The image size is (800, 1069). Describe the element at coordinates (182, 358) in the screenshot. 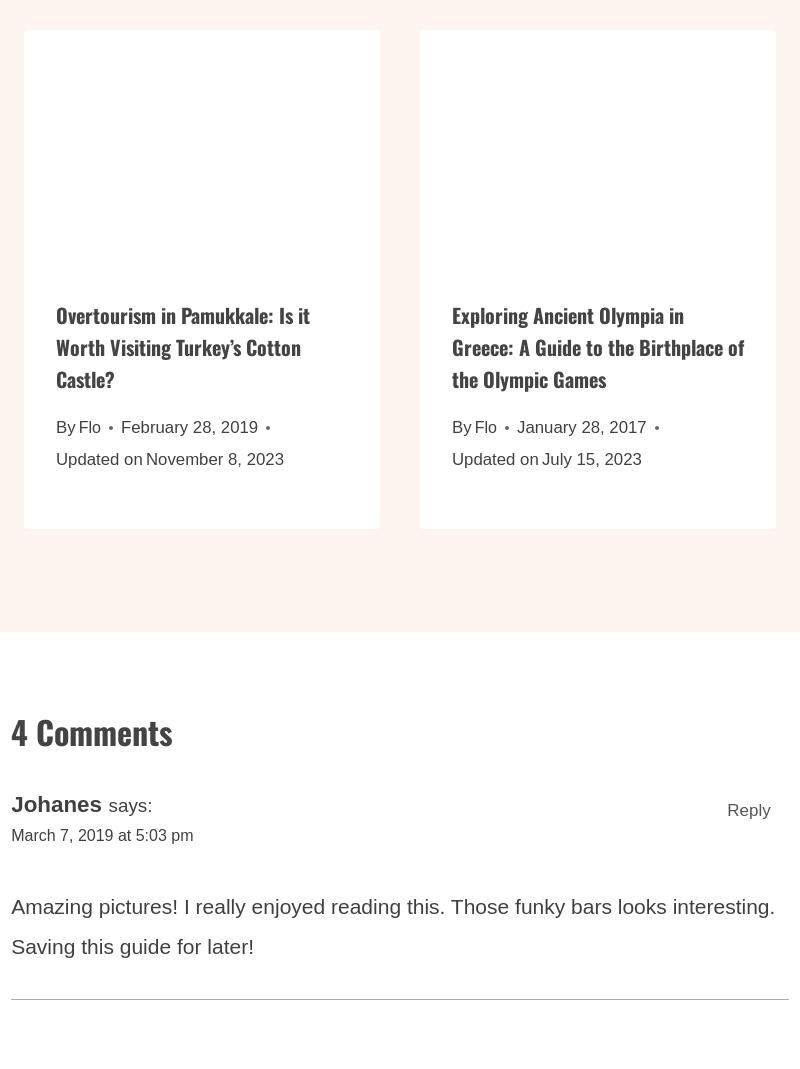

I see `'Overtourism in Pamukkale: Is it Worth Visiting Turkey’s Cotton Castle?'` at that location.